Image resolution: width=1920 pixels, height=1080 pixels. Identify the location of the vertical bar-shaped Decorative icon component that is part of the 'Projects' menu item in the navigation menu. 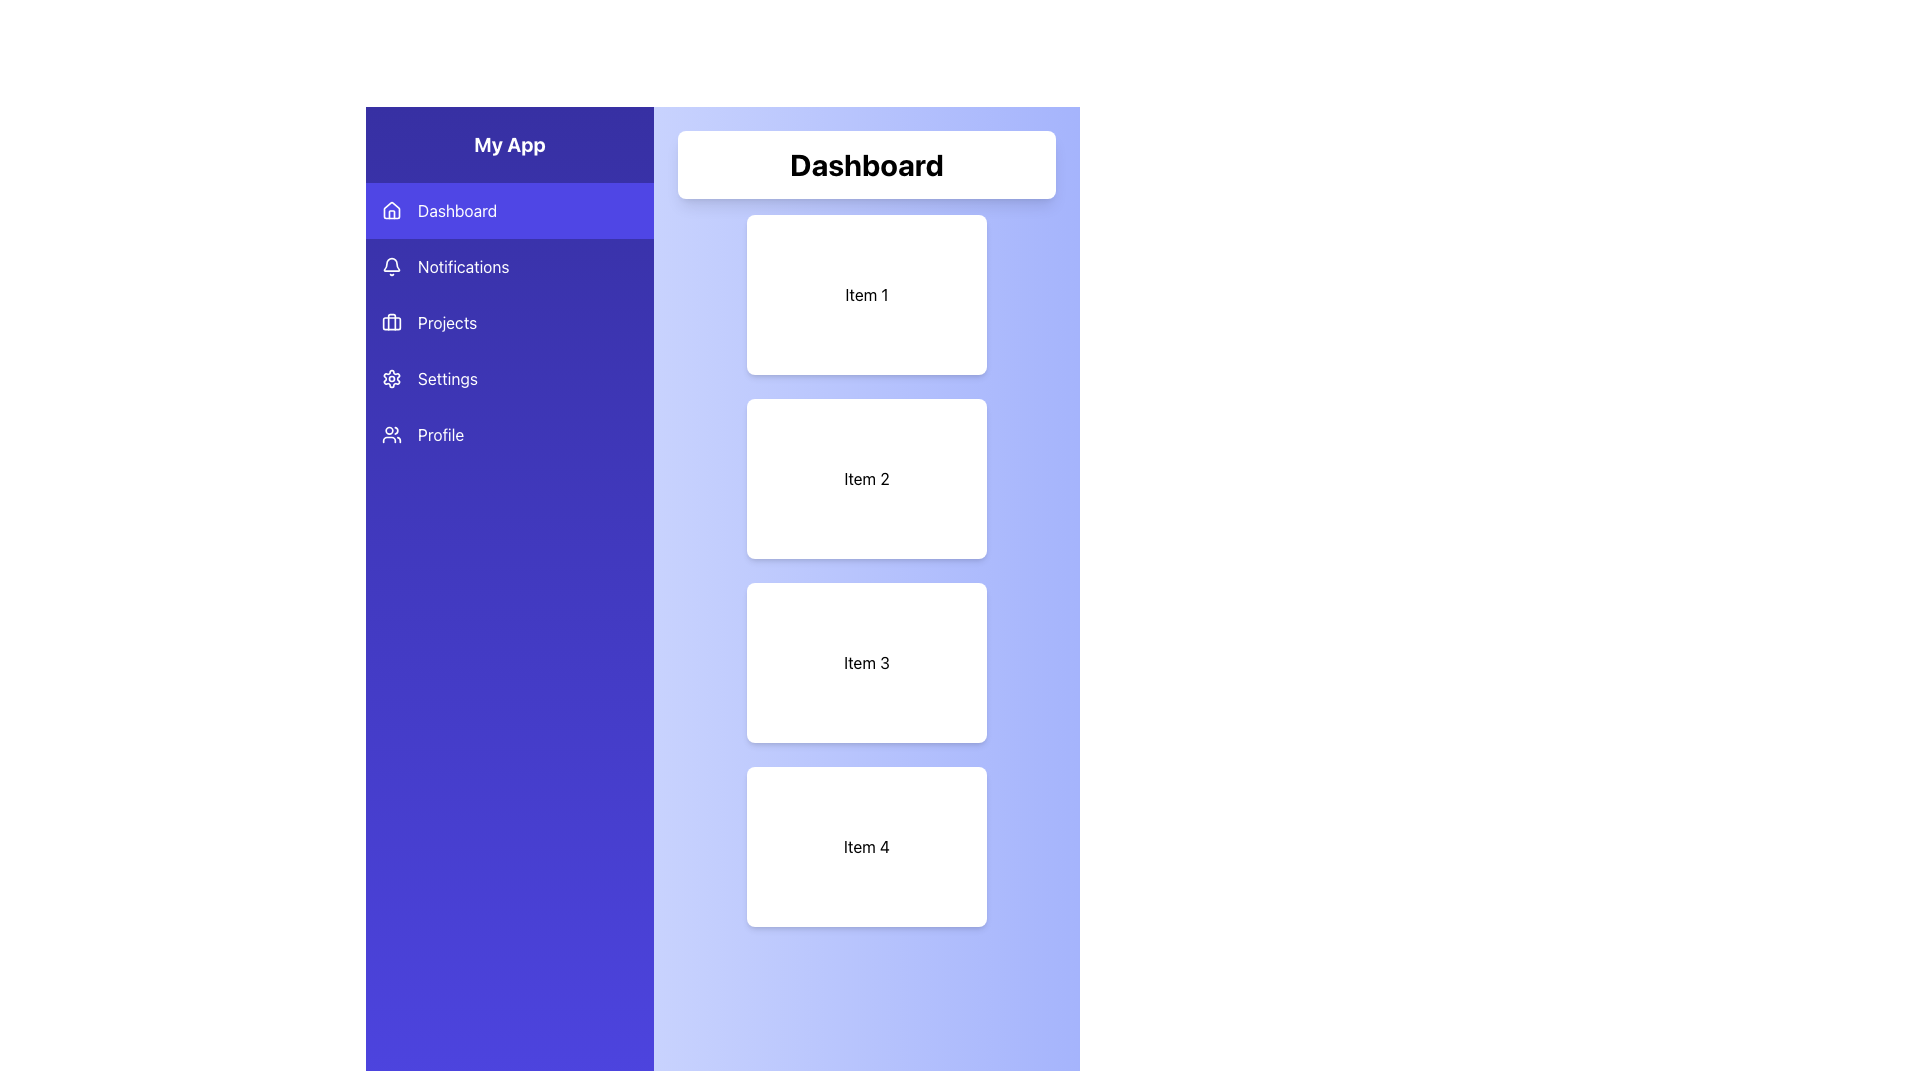
(392, 320).